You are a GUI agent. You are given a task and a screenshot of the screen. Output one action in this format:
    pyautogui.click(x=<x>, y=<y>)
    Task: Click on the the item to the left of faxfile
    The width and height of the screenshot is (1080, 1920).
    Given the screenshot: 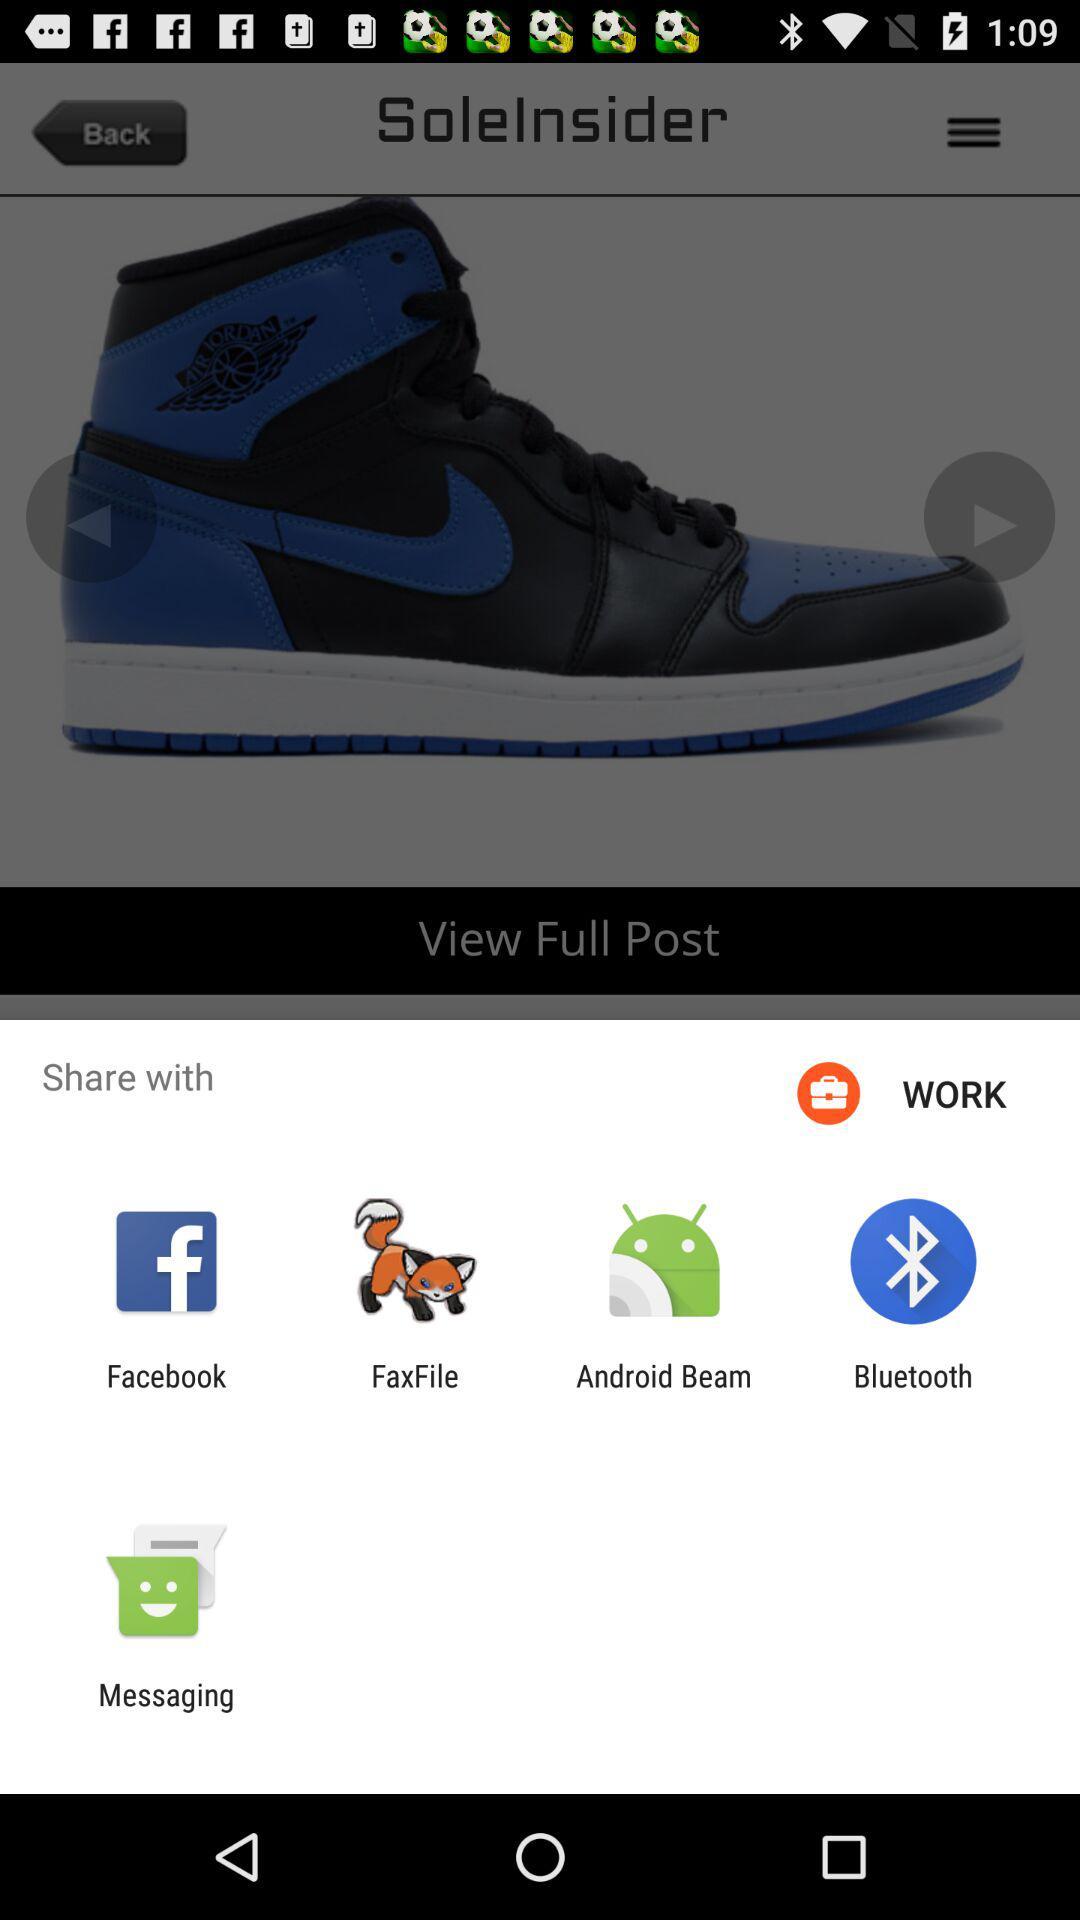 What is the action you would take?
    pyautogui.click(x=165, y=1392)
    